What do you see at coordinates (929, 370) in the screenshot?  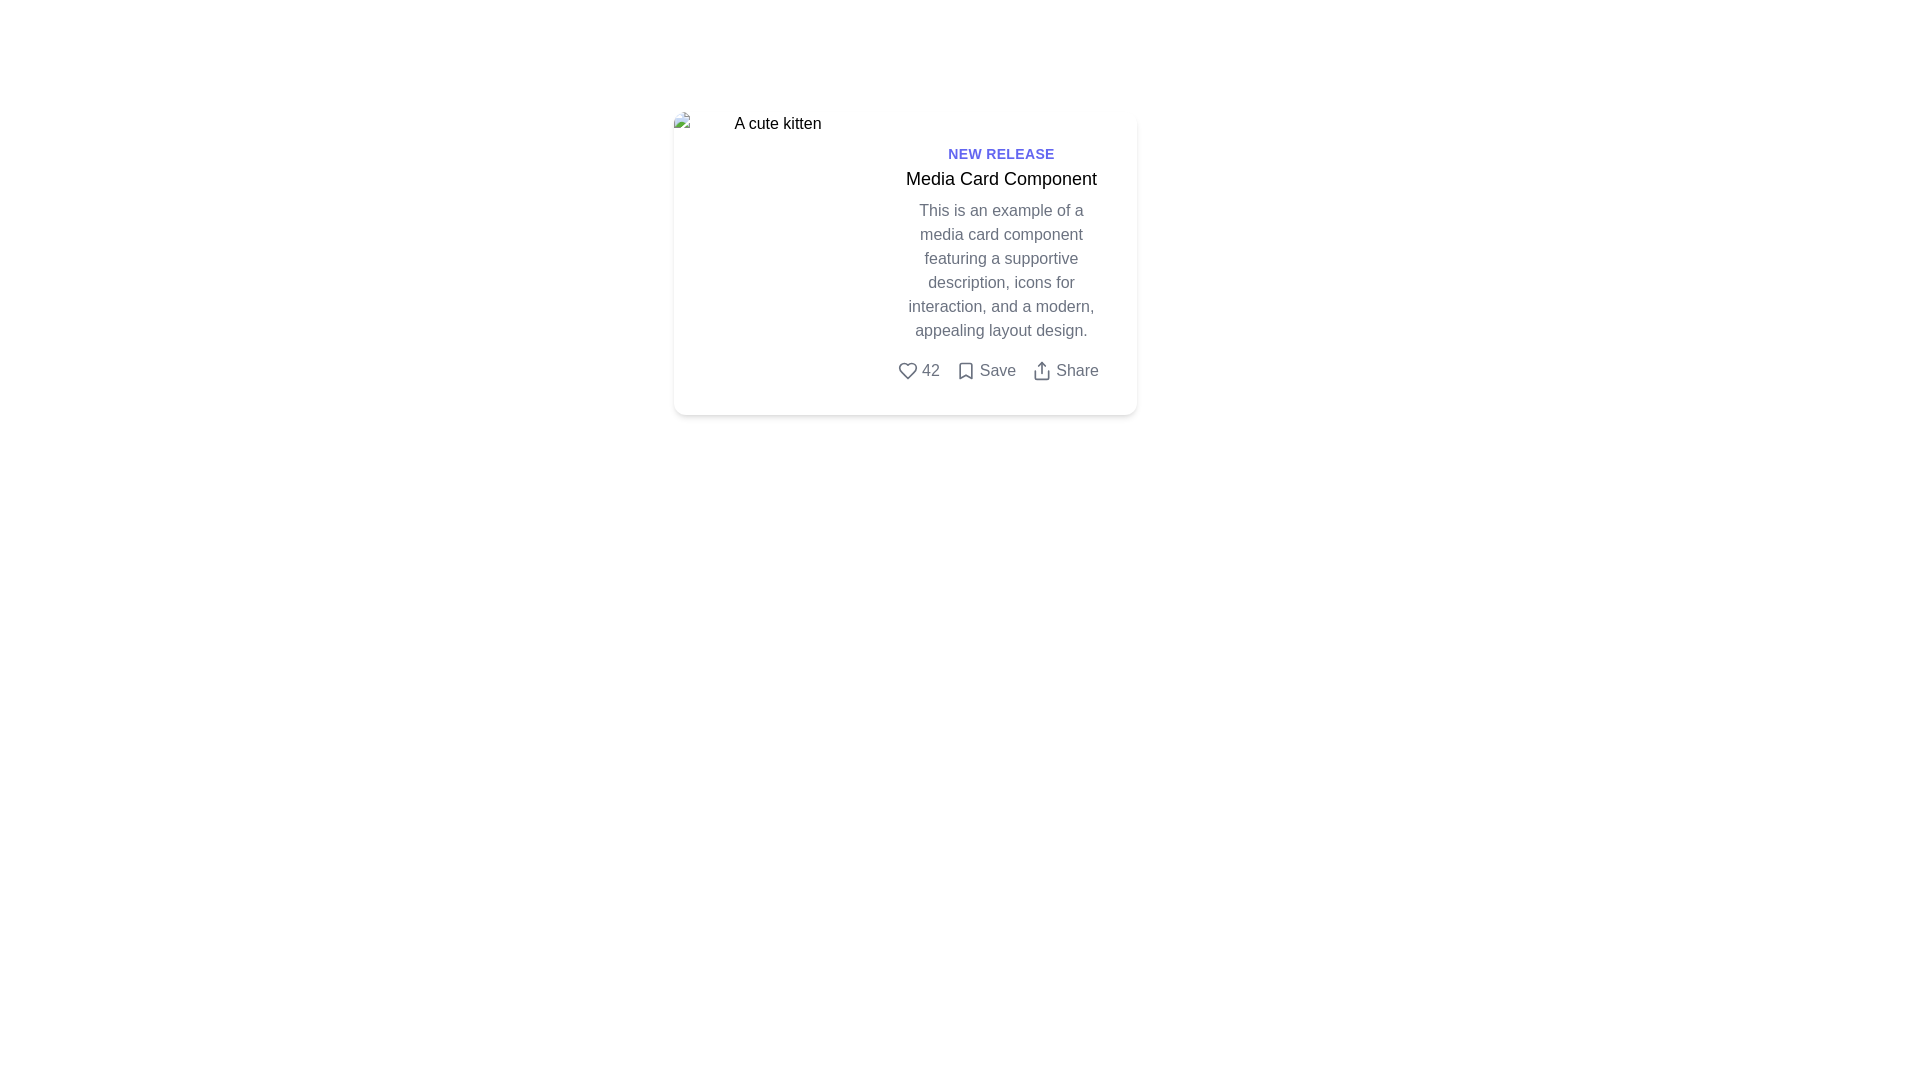 I see `text displayed in the text label showing the number '42', which is styled in gray and located to the right of a heart icon, within a horizontal arrangement of interactive options` at bounding box center [929, 370].